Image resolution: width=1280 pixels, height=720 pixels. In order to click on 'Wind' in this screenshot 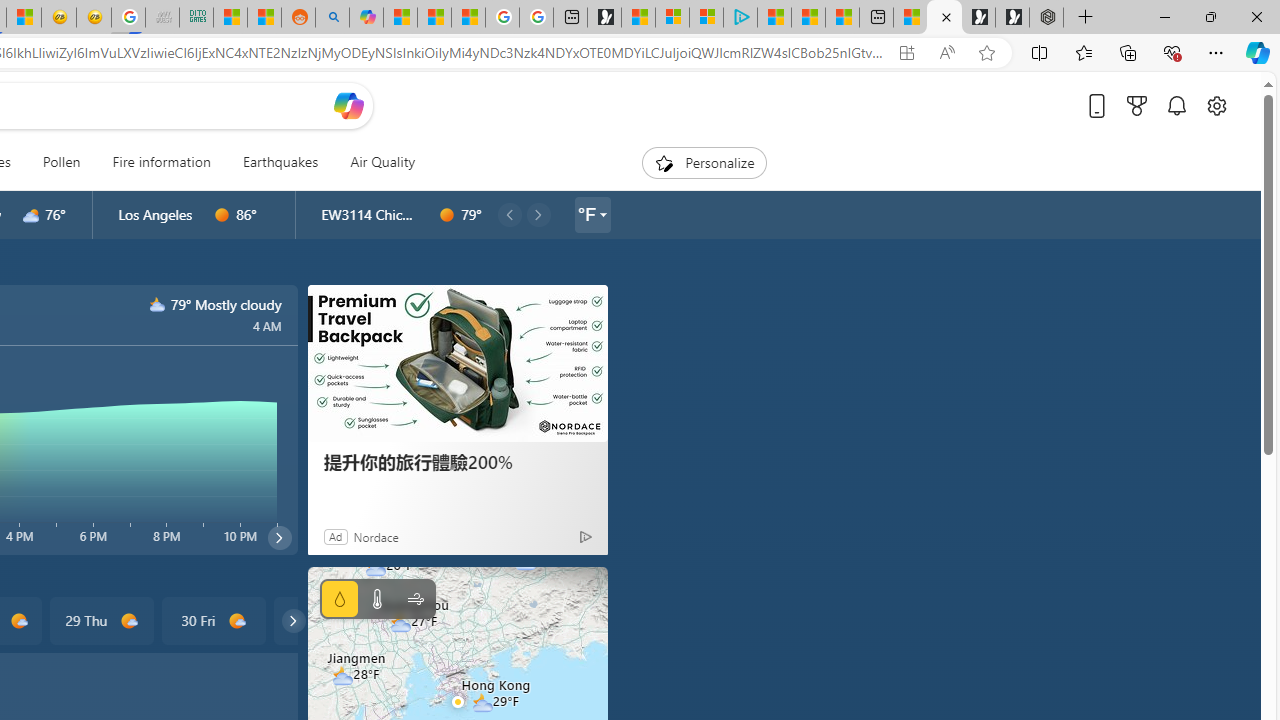, I will do `click(414, 598)`.